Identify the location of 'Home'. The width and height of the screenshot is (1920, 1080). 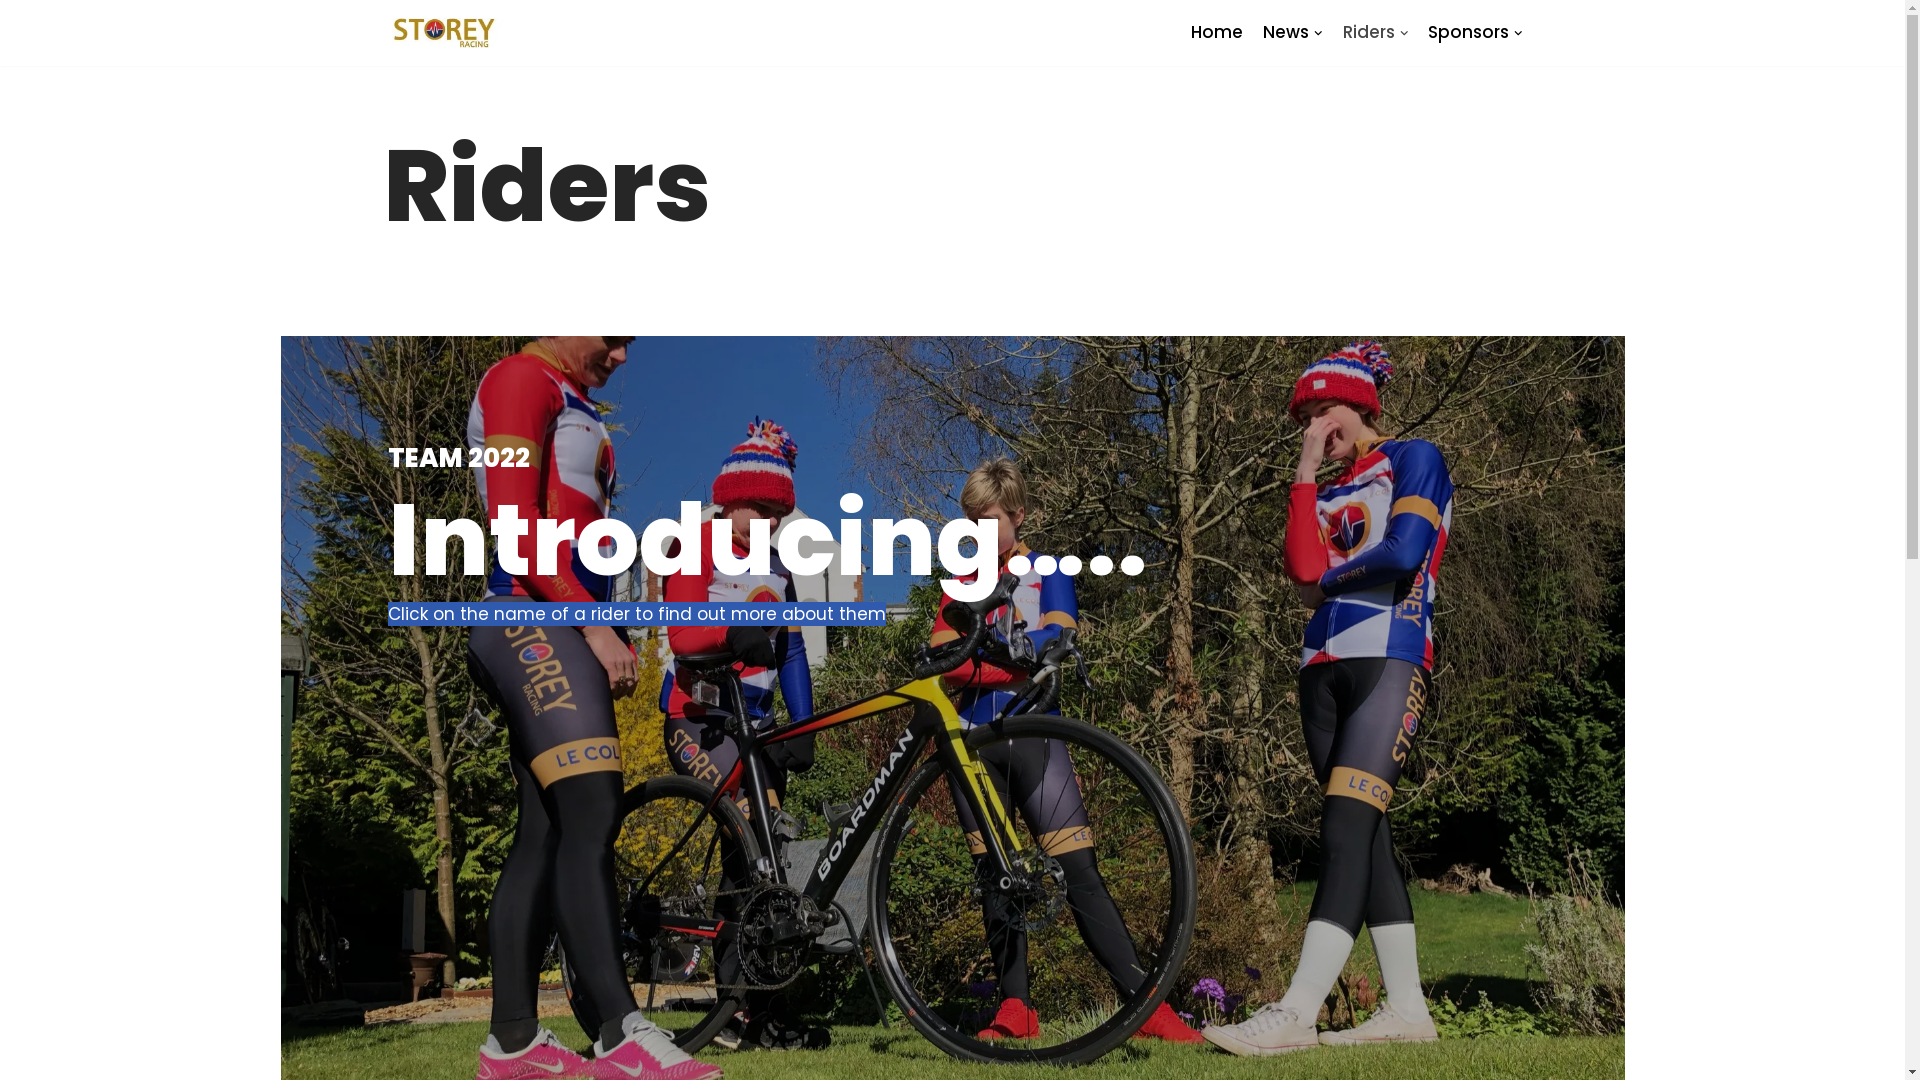
(1216, 32).